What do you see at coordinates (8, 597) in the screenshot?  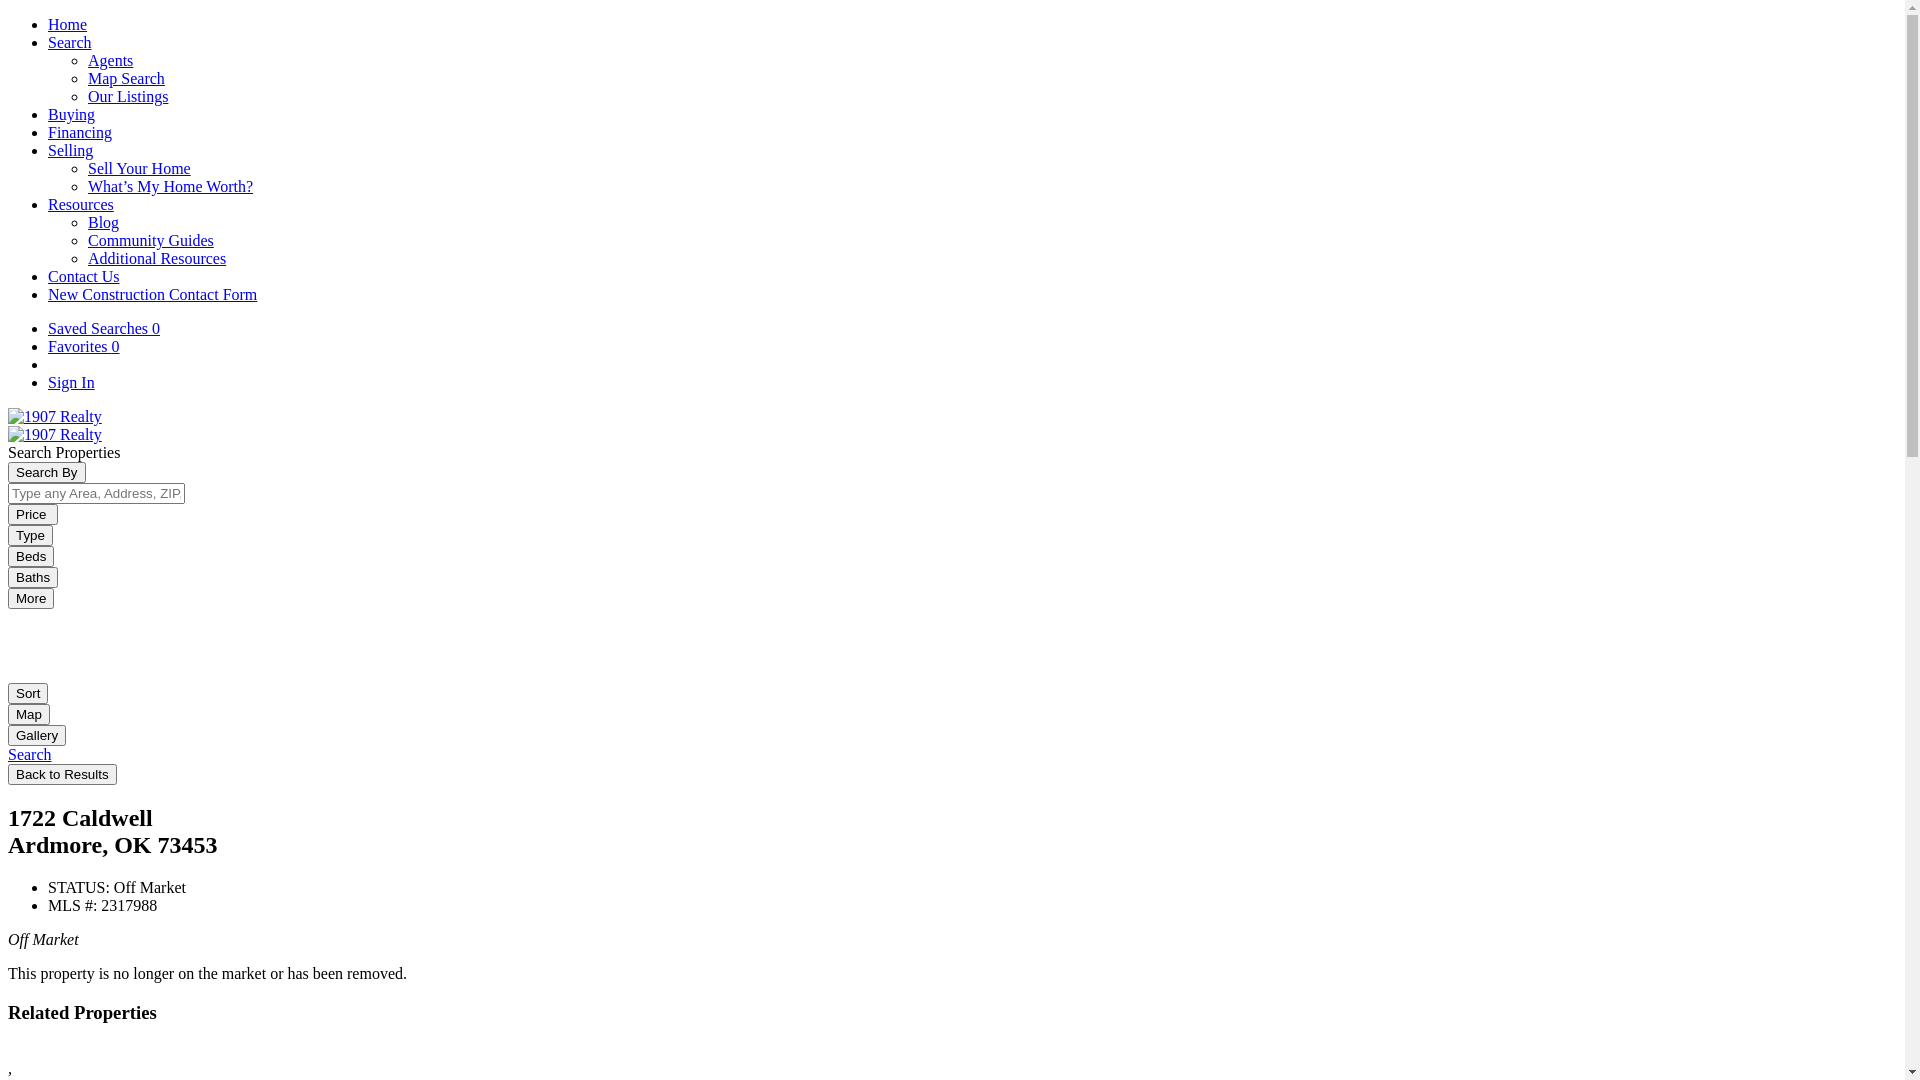 I see `'More'` at bounding box center [8, 597].